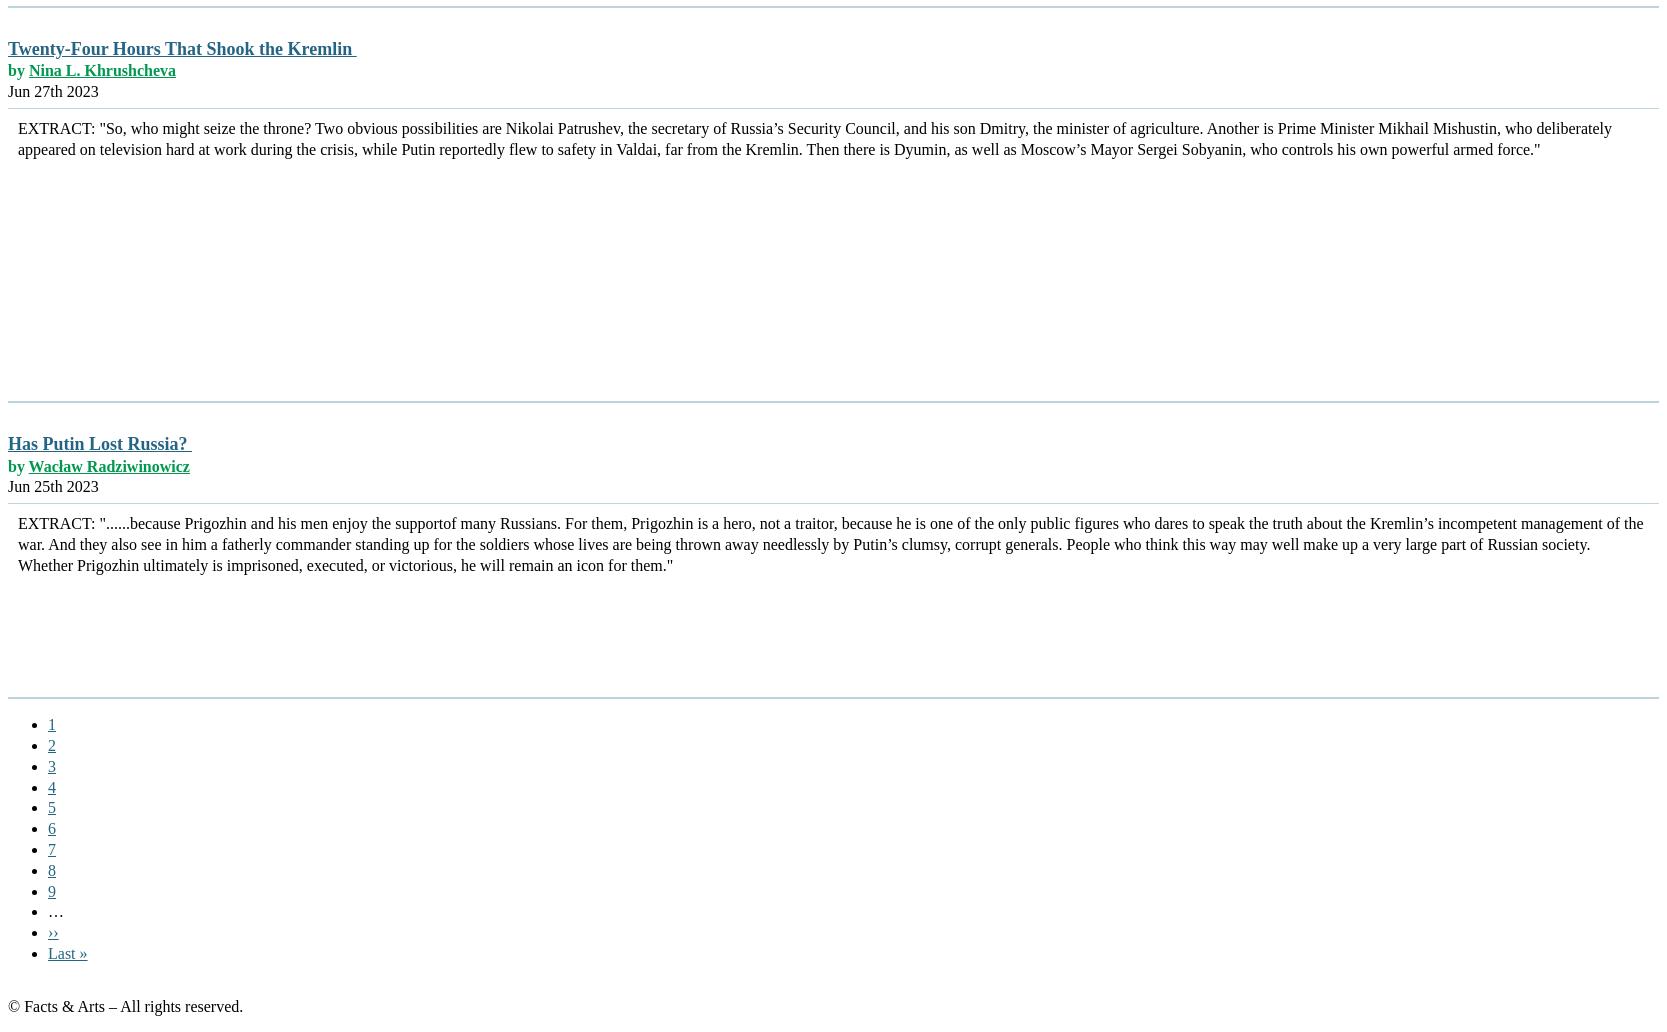 This screenshot has height=1032, width=1667. I want to click on '5', so click(52, 807).